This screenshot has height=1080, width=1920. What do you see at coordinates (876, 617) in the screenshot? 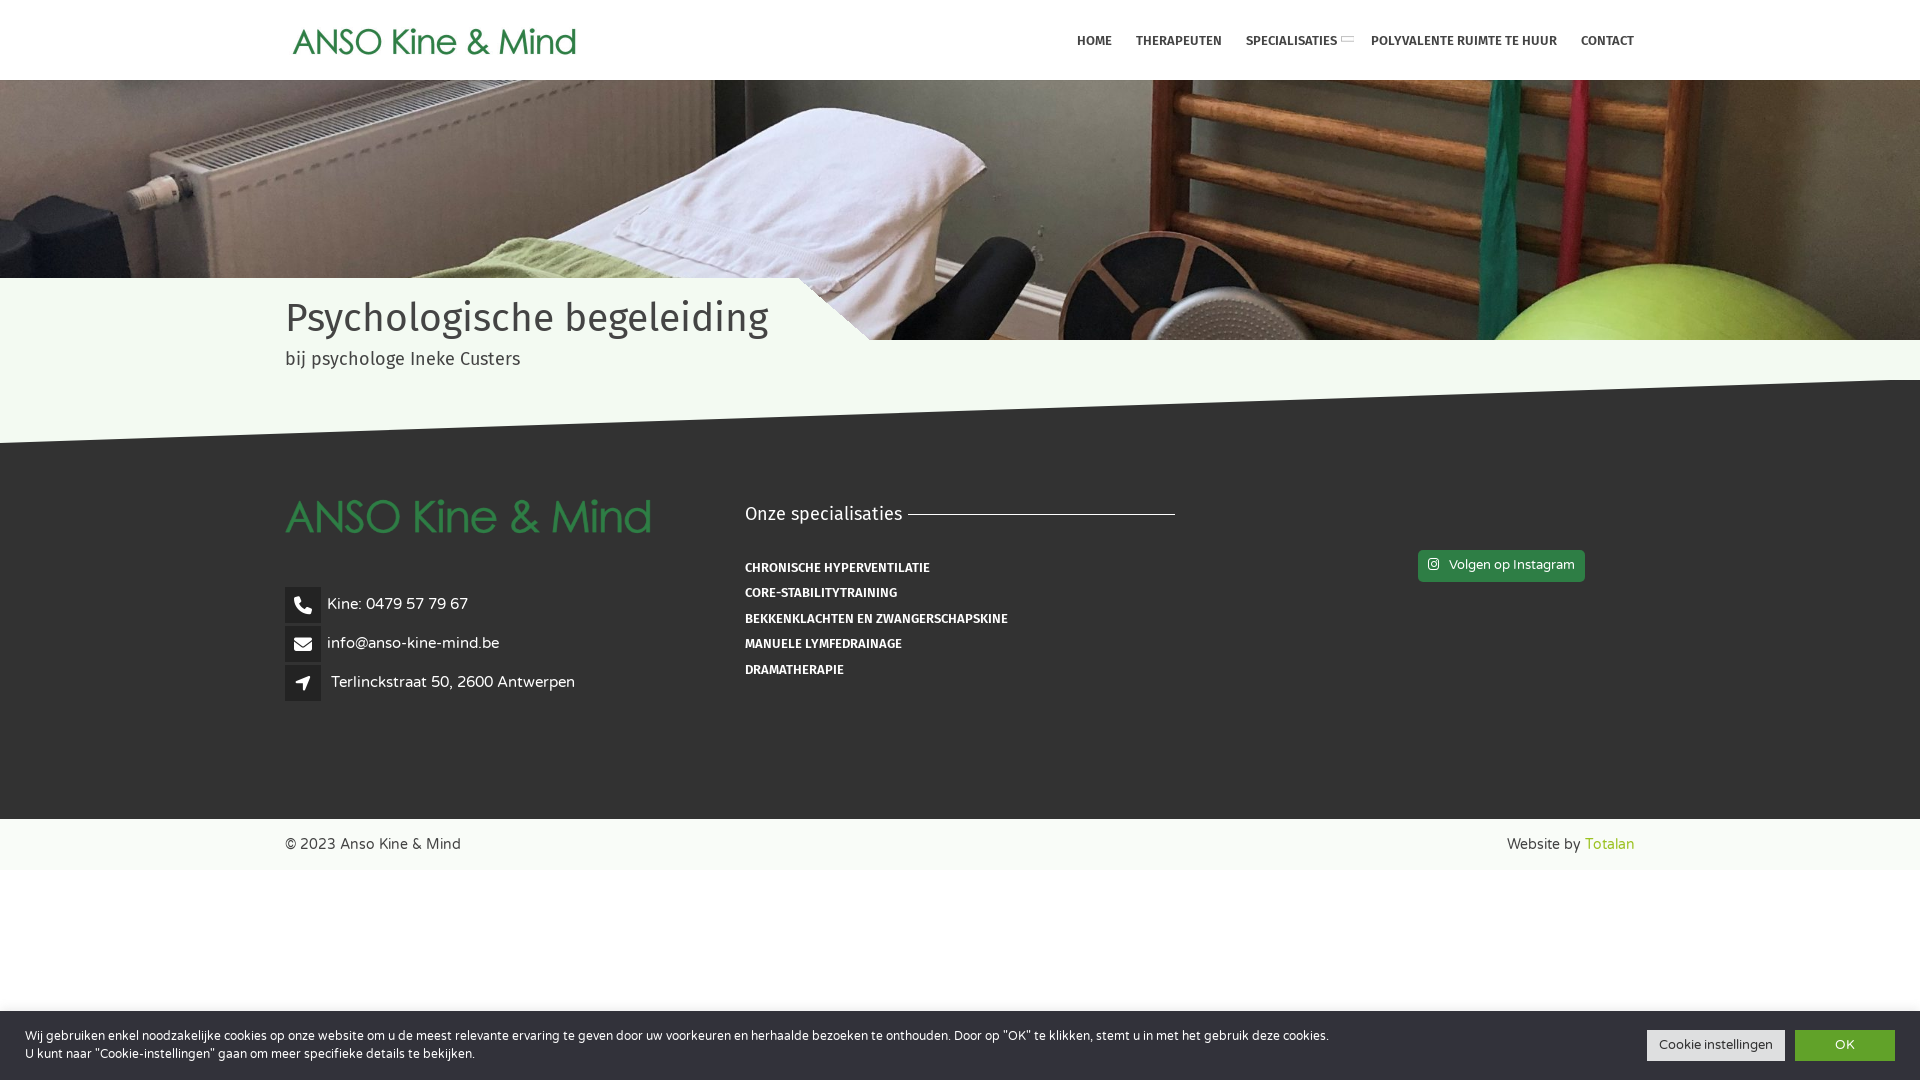
I see `'BEKKENKLACHTEN EN ZWANGERSCHAPSKINE'` at bounding box center [876, 617].